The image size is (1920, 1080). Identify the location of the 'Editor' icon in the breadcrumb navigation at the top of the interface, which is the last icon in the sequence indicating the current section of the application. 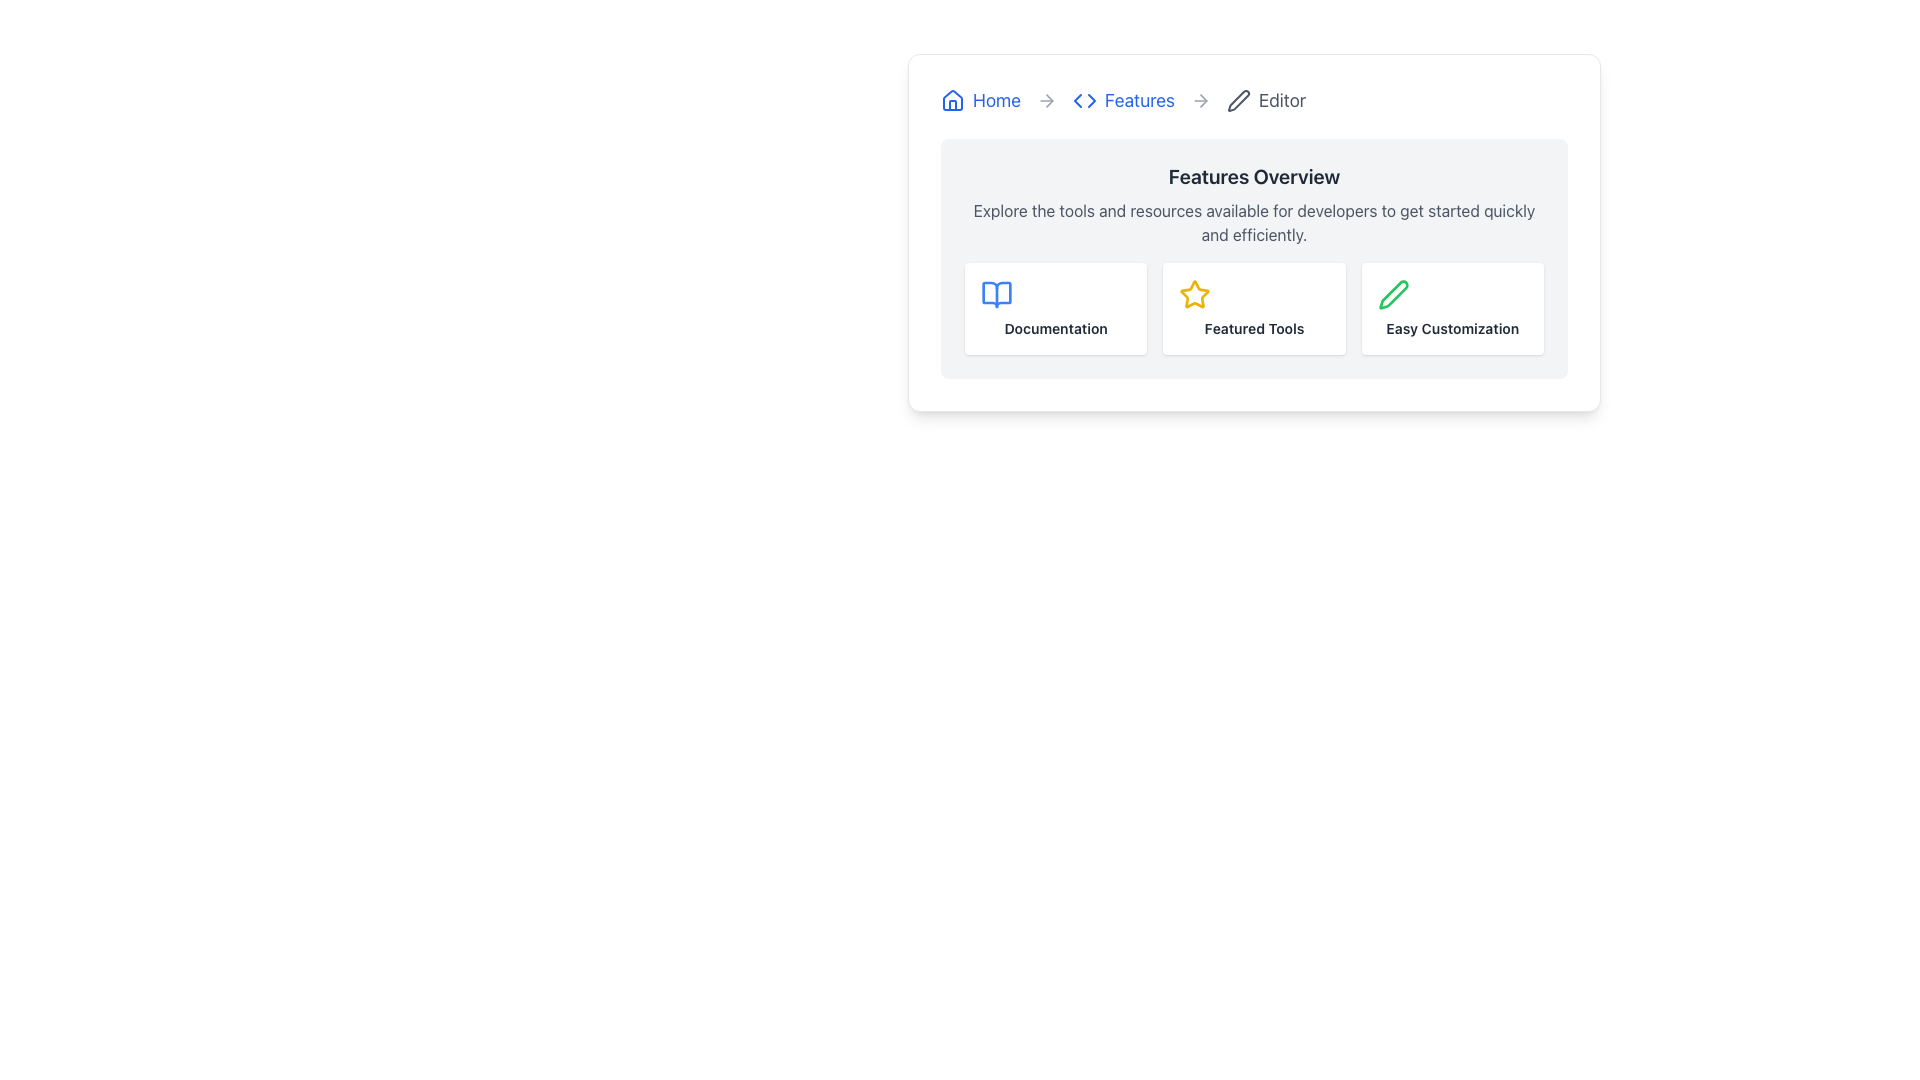
(1237, 100).